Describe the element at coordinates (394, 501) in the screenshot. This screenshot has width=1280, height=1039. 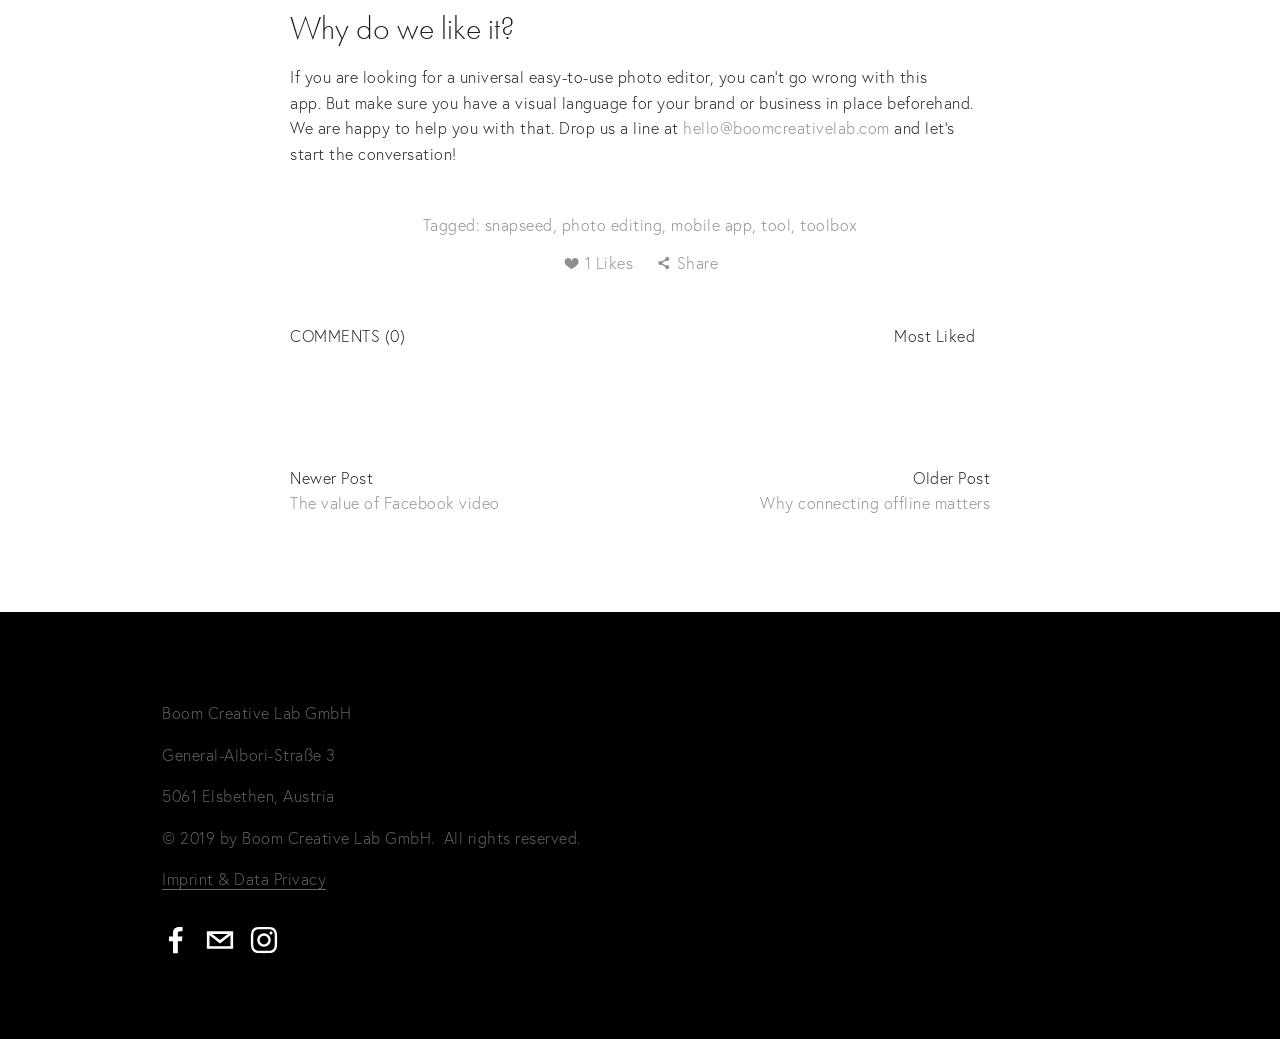
I see `'The value of Facebook video'` at that location.